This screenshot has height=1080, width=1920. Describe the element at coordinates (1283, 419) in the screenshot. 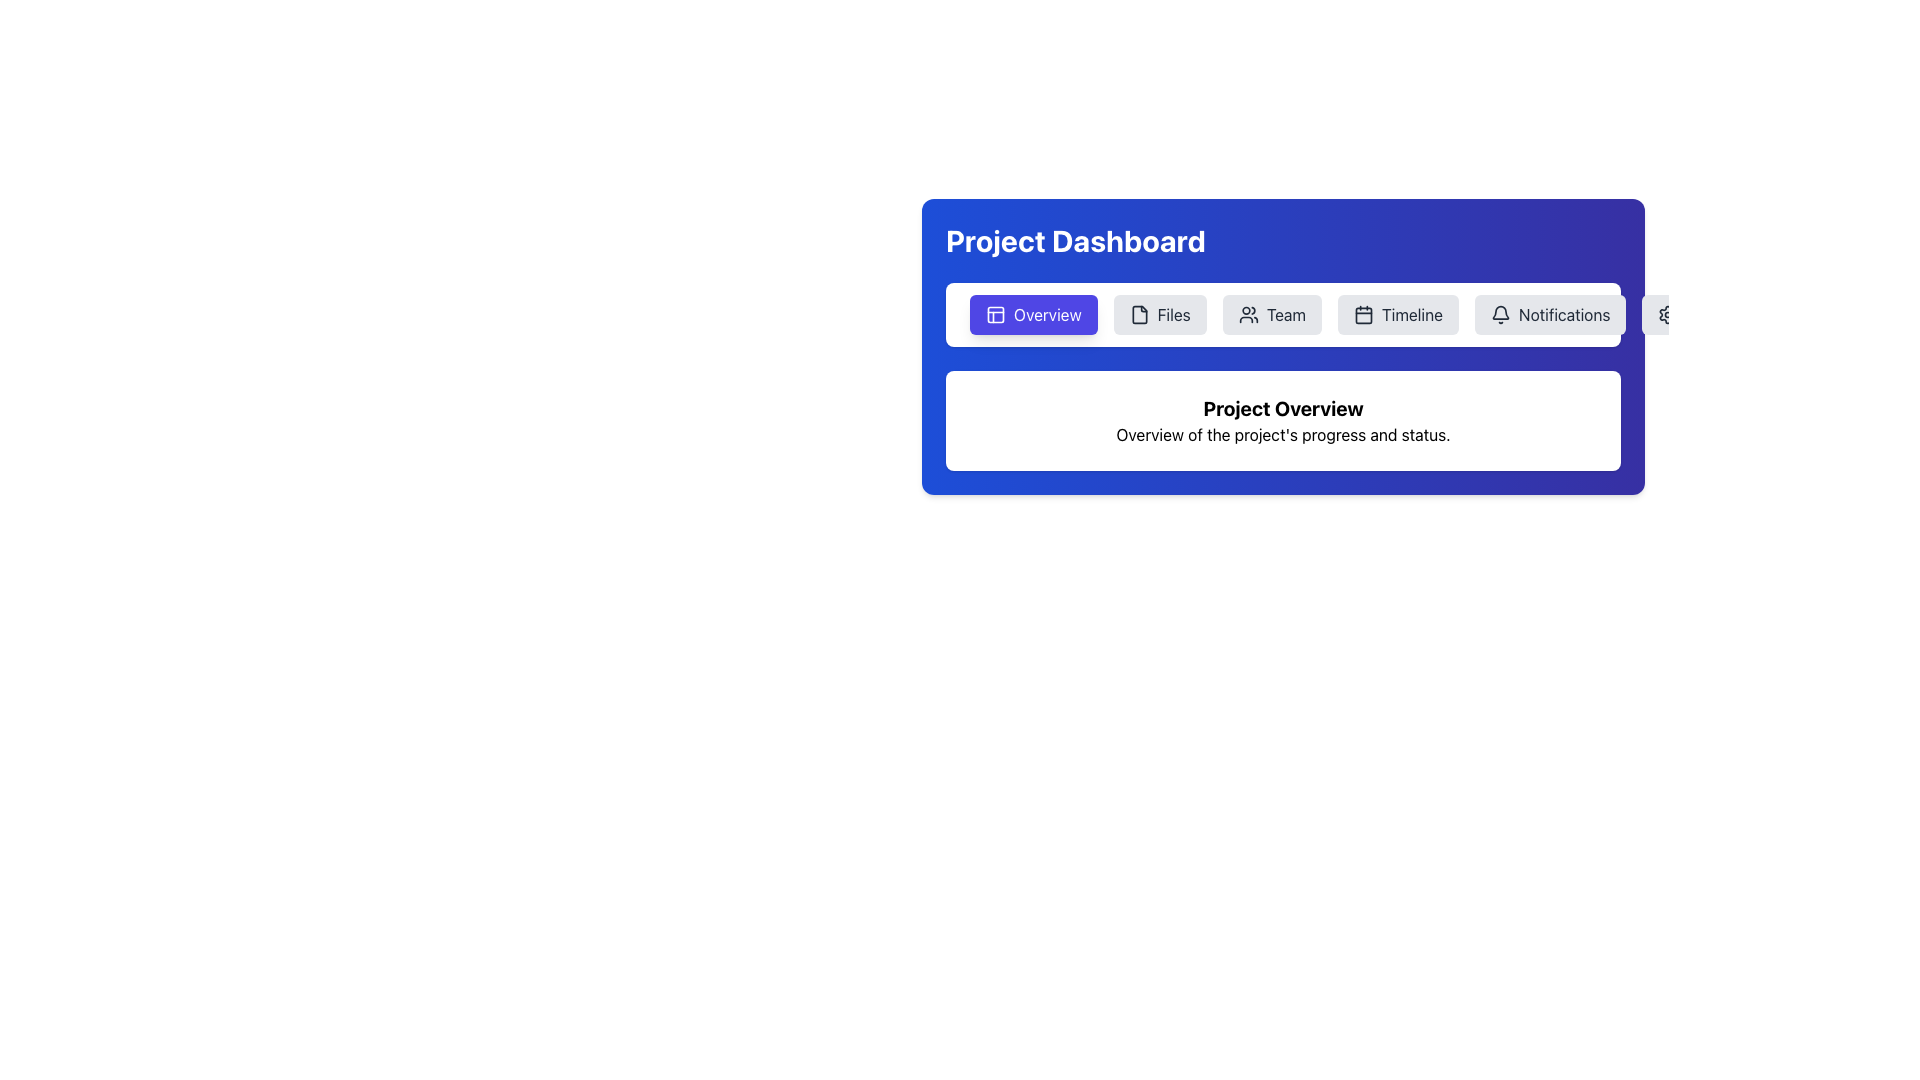

I see `the Text block titled 'Project Overview' which contains a description about the project's progress and status, located centrally below the navigation bar in the dashboard interface` at that location.